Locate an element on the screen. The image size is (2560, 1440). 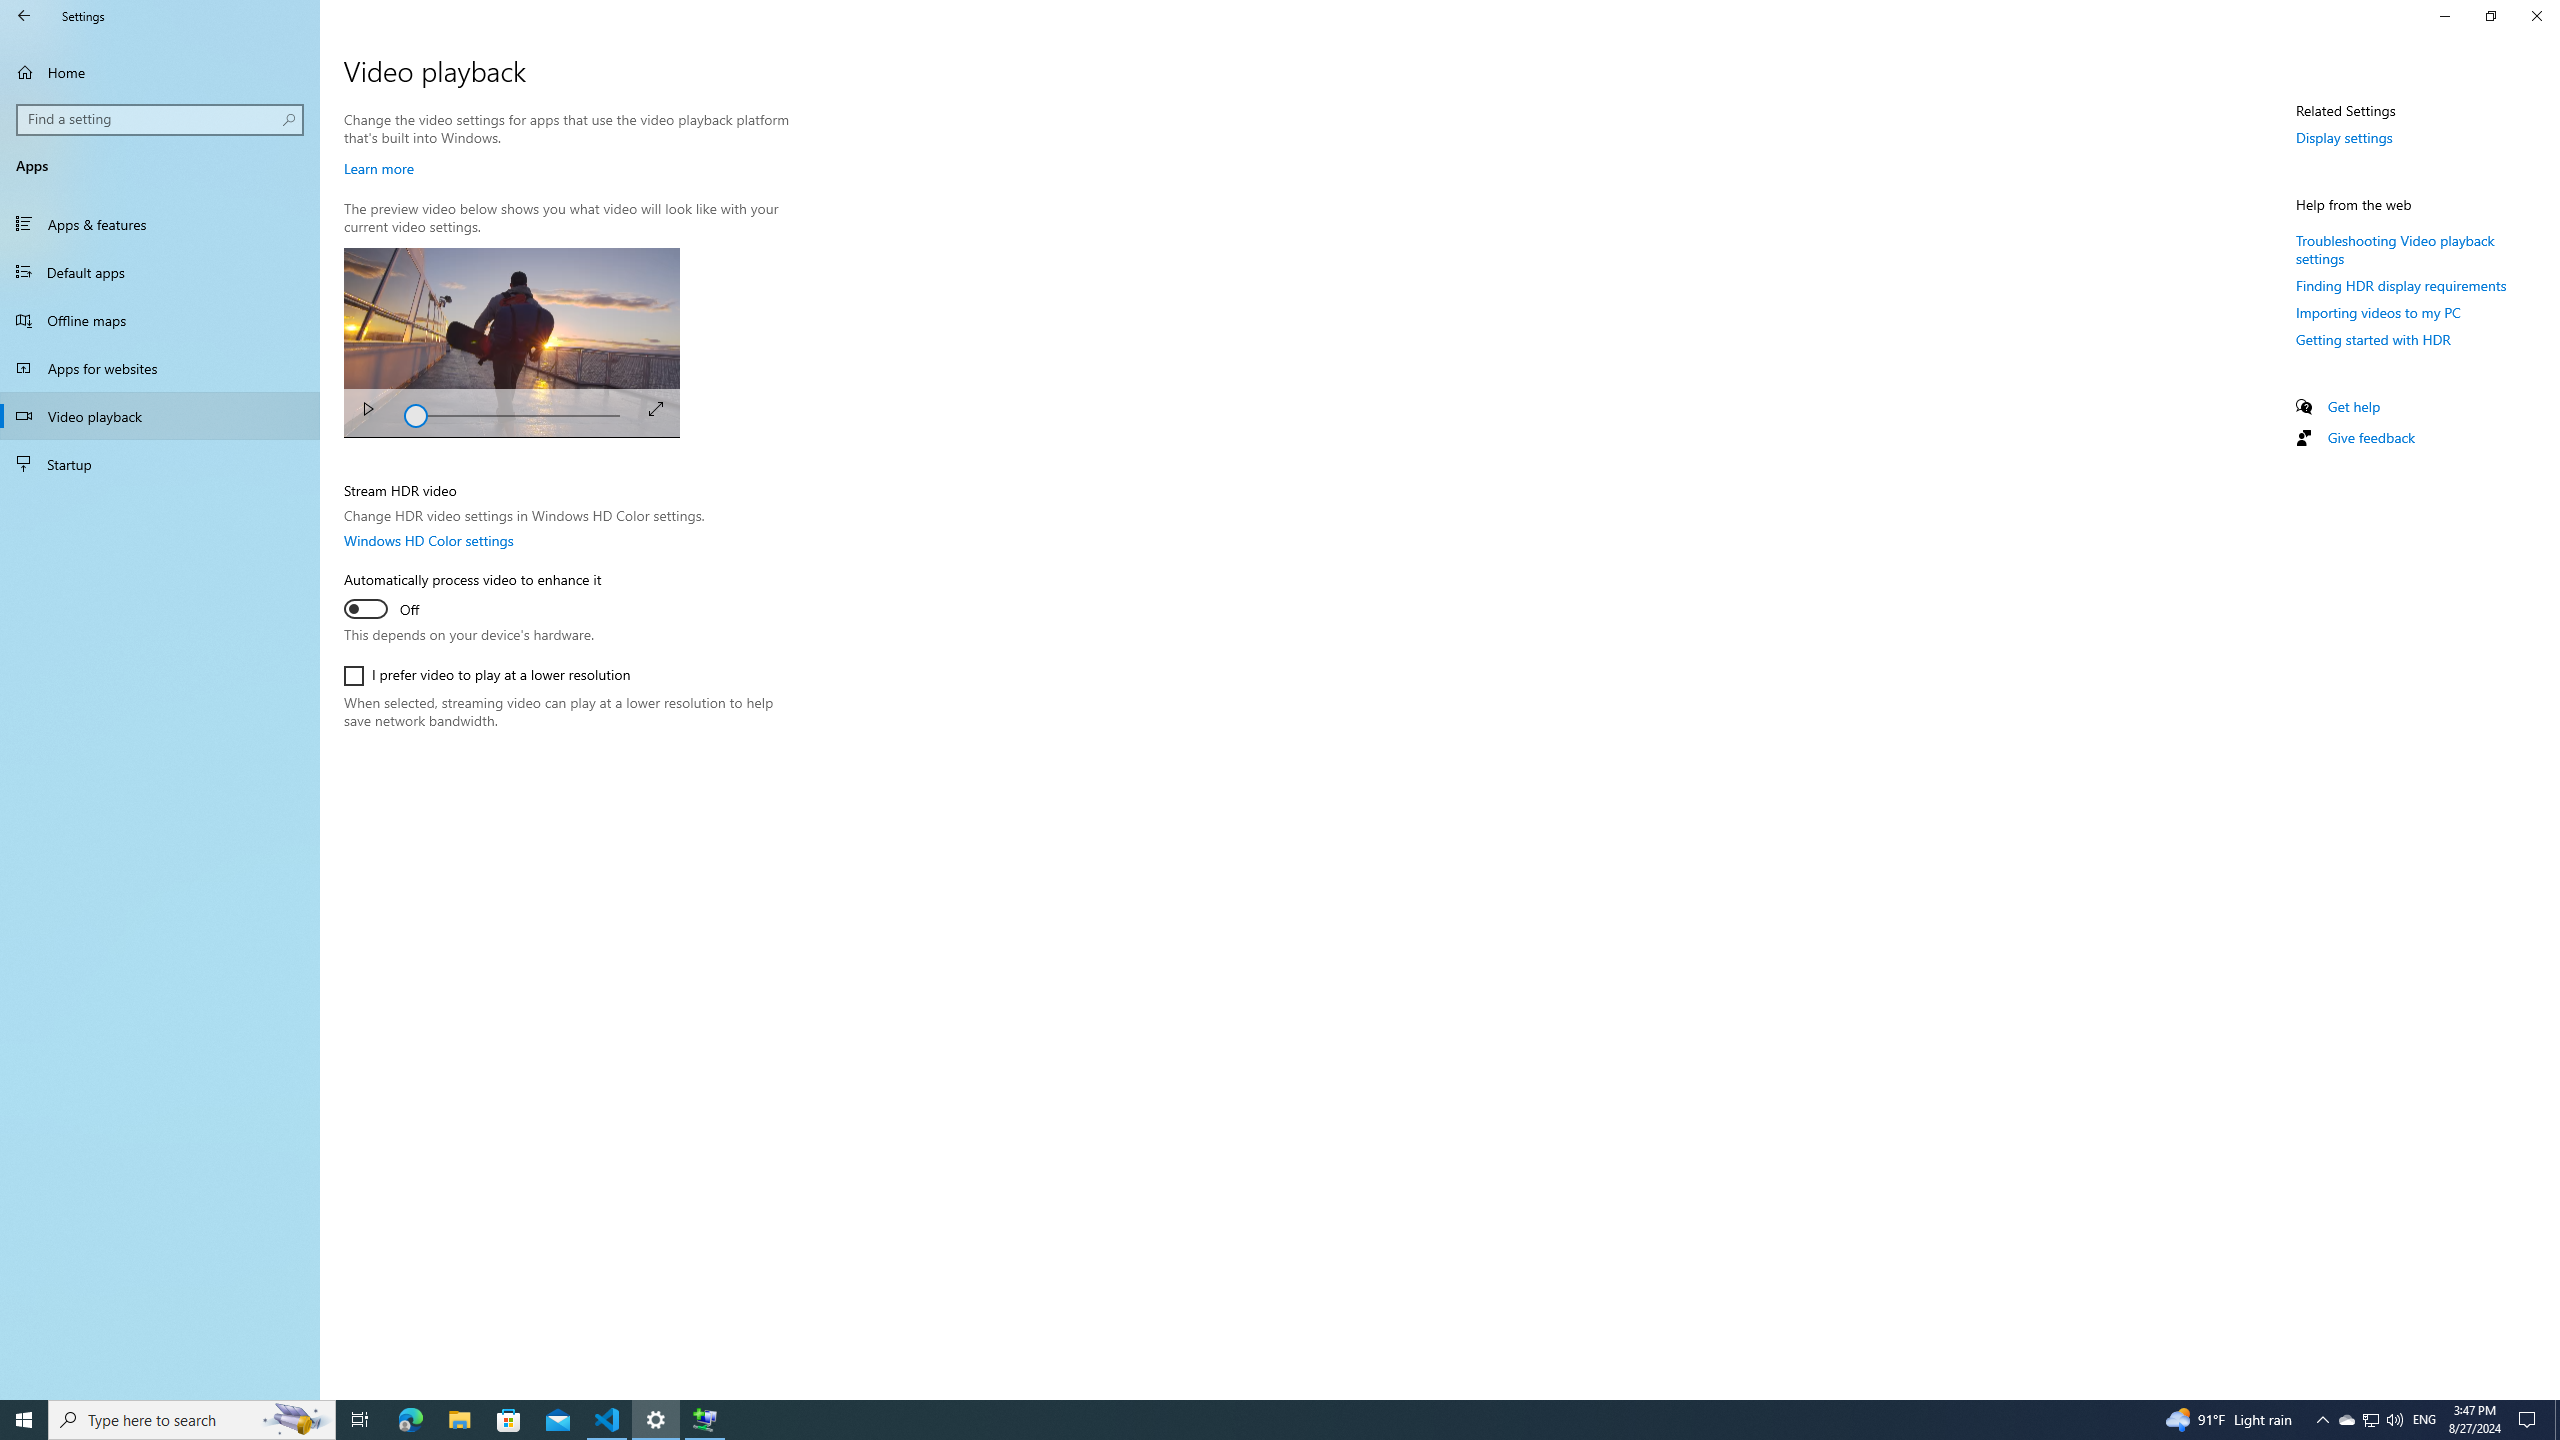
'Extensible Wizards Host Process - 1 running window' is located at coordinates (705, 1418).